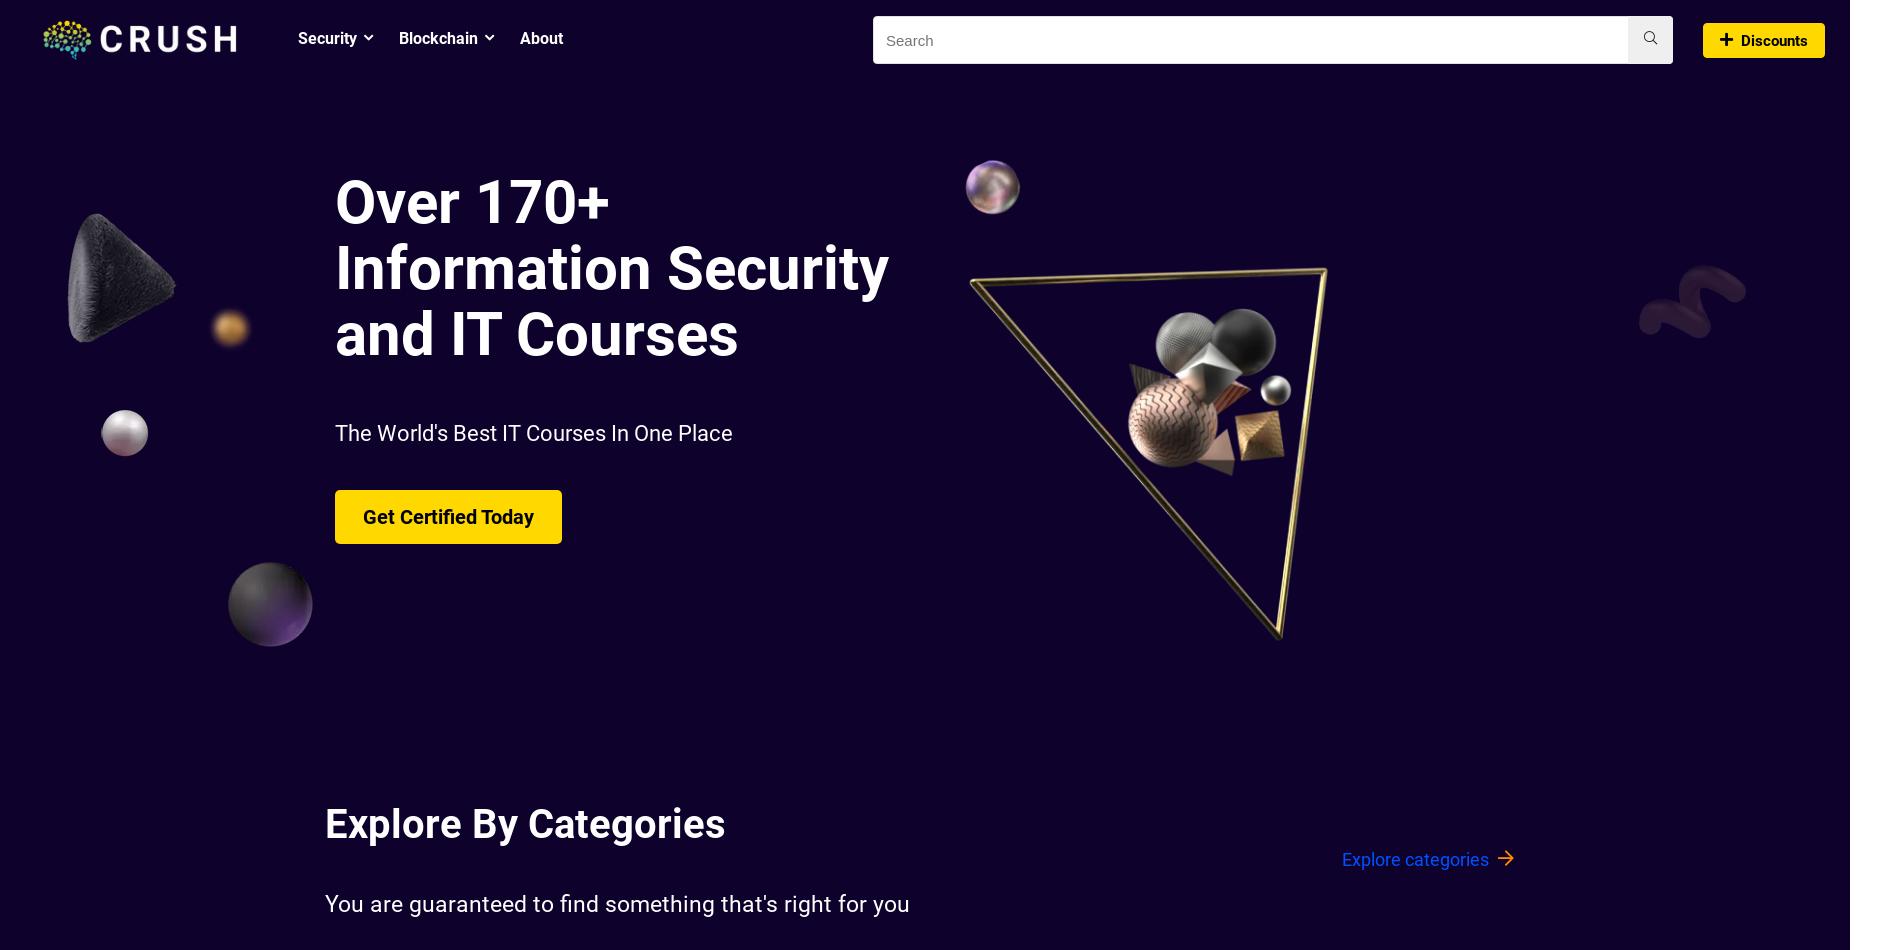  Describe the element at coordinates (533, 432) in the screenshot. I see `'The World's Best IT Courses In One Place'` at that location.